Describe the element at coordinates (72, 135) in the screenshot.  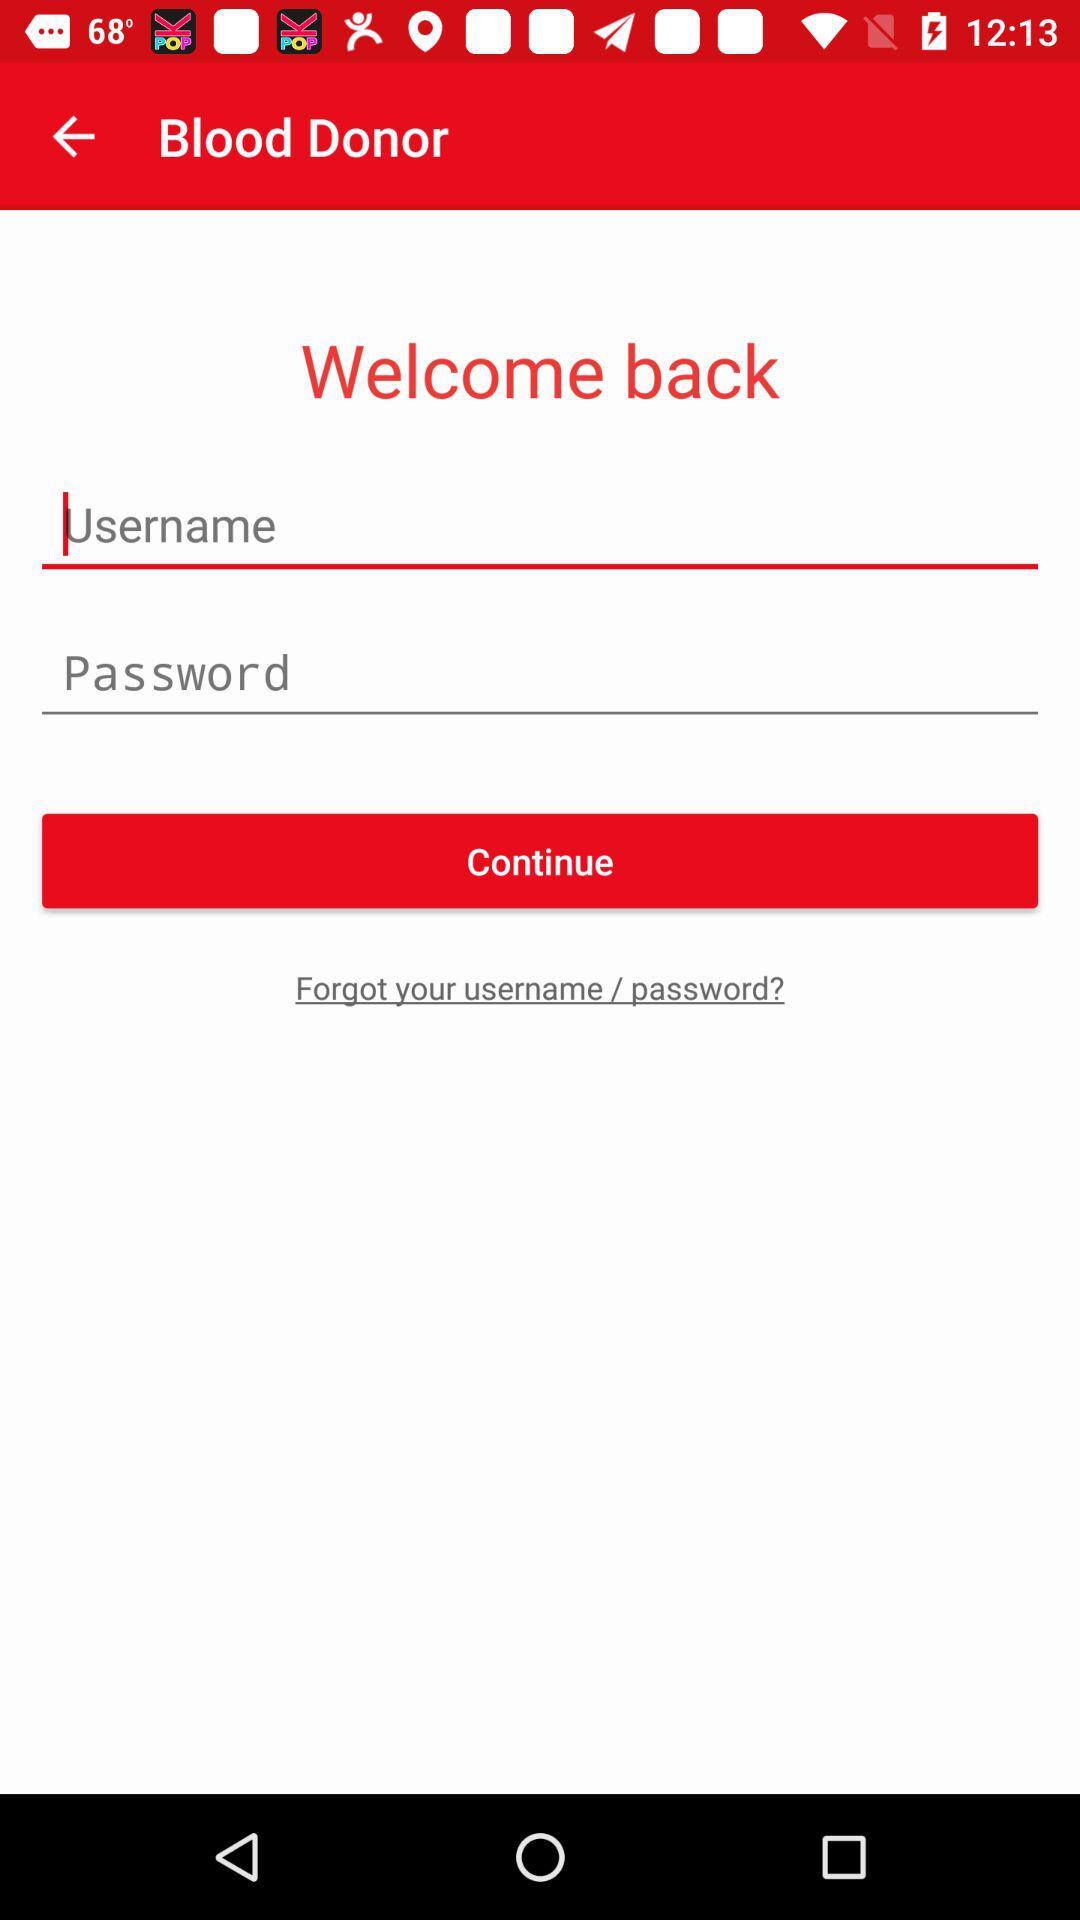
I see `app to the left of the blood donor` at that location.